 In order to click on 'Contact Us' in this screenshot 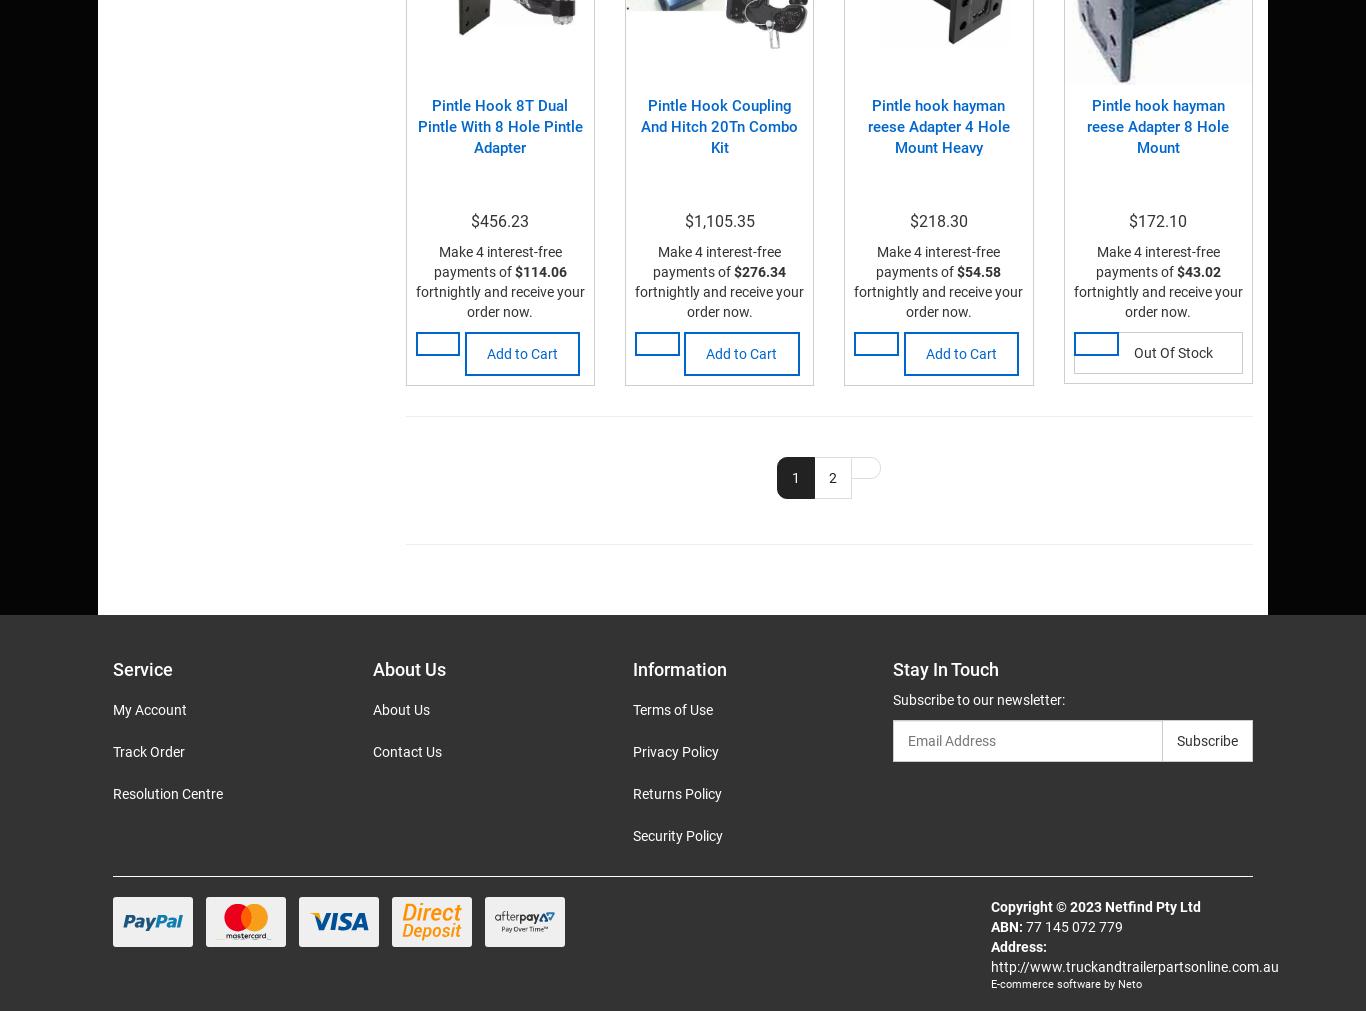, I will do `click(370, 750)`.